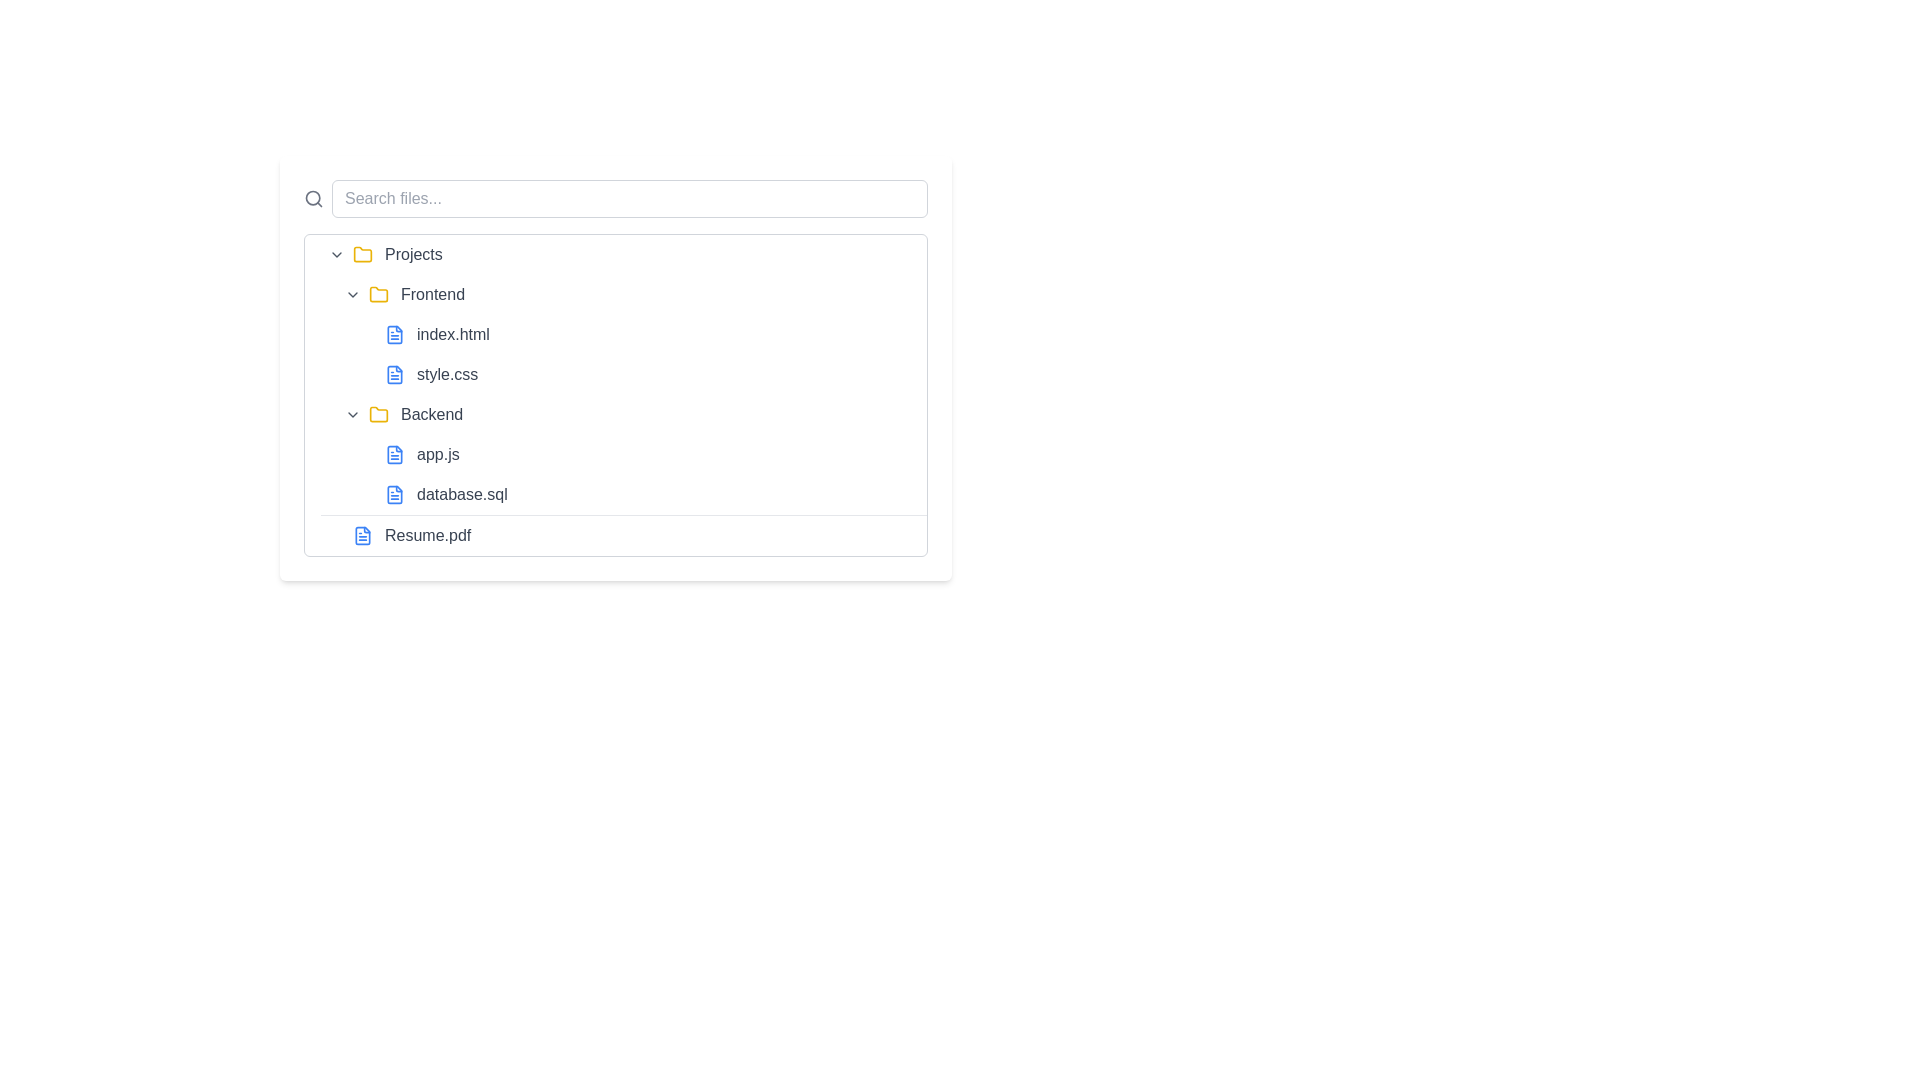 The image size is (1920, 1080). What do you see at coordinates (363, 253) in the screenshot?
I see `the folder icon located in the navigation panel to the left of the 'Projects' text, which visually represents a collapsible section` at bounding box center [363, 253].